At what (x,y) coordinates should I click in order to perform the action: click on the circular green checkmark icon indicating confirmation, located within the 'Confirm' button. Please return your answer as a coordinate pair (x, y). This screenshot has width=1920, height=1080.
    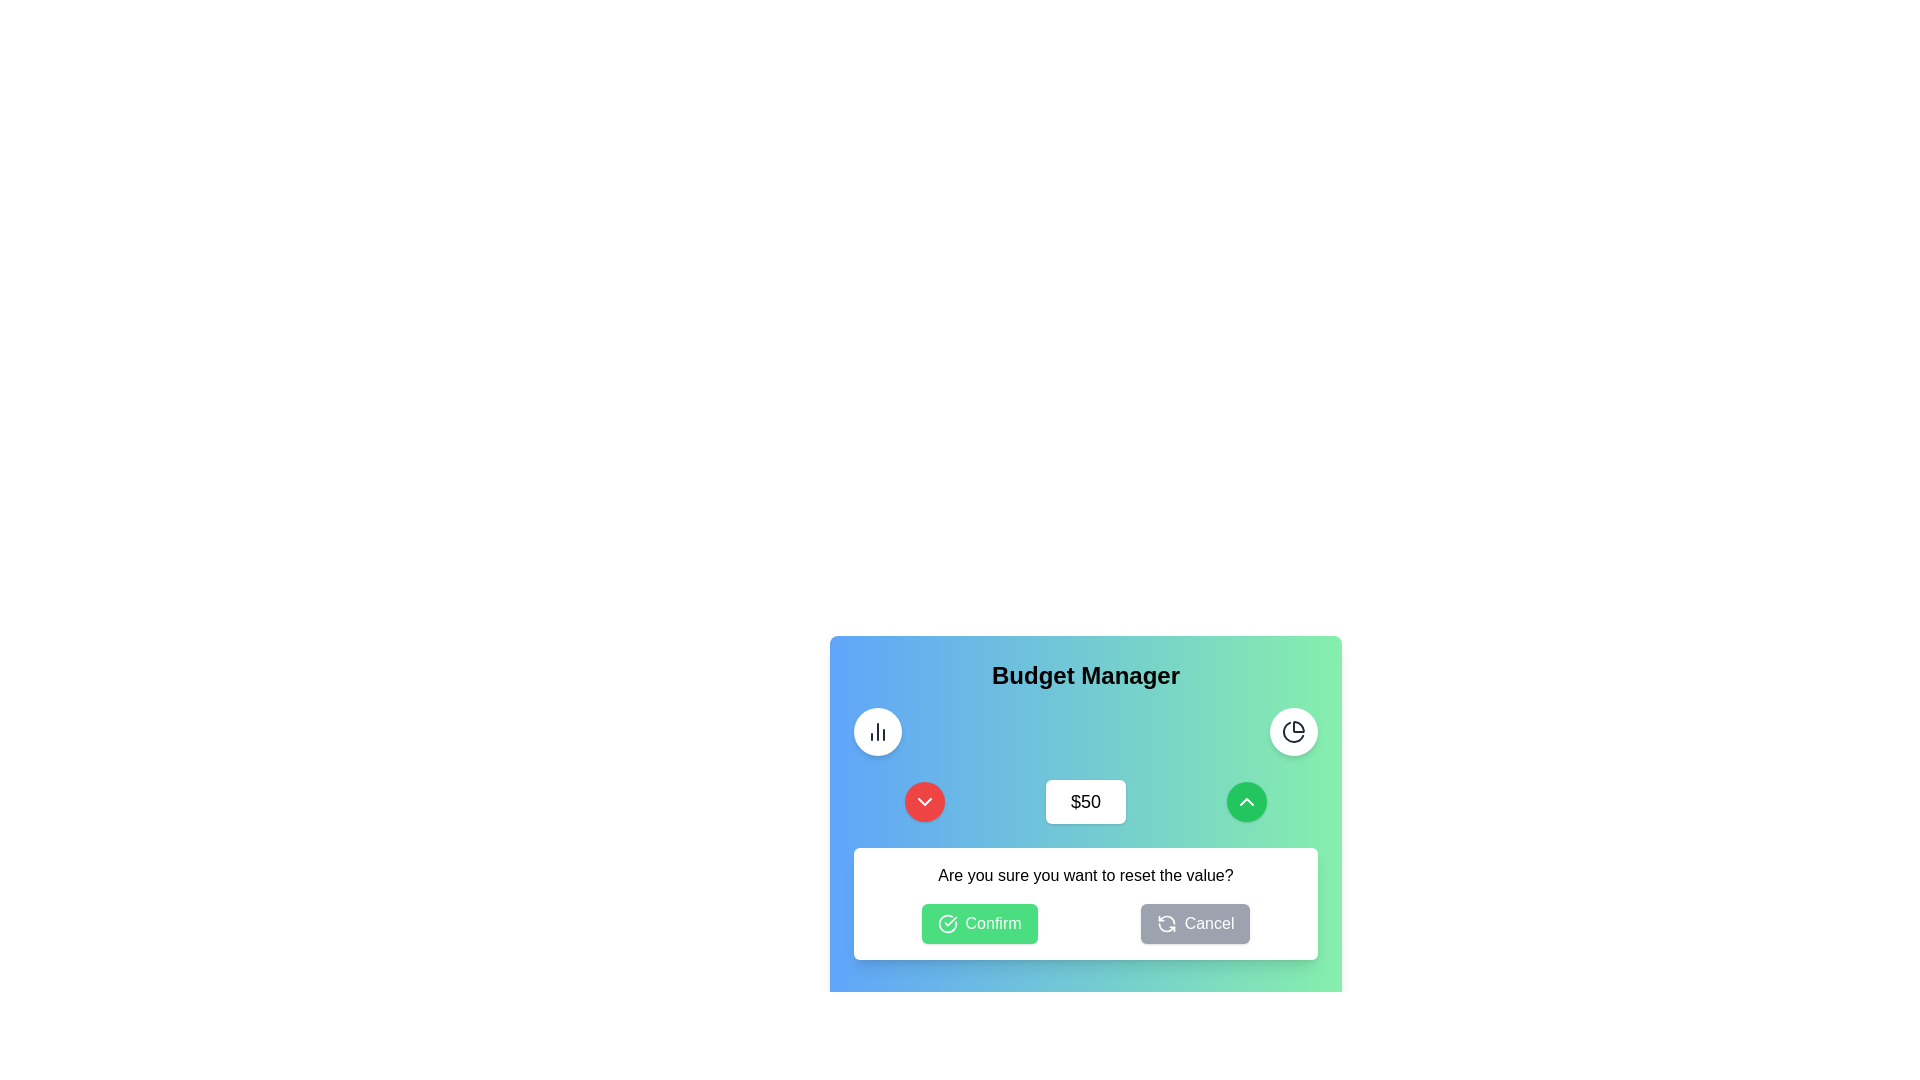
    Looking at the image, I should click on (946, 924).